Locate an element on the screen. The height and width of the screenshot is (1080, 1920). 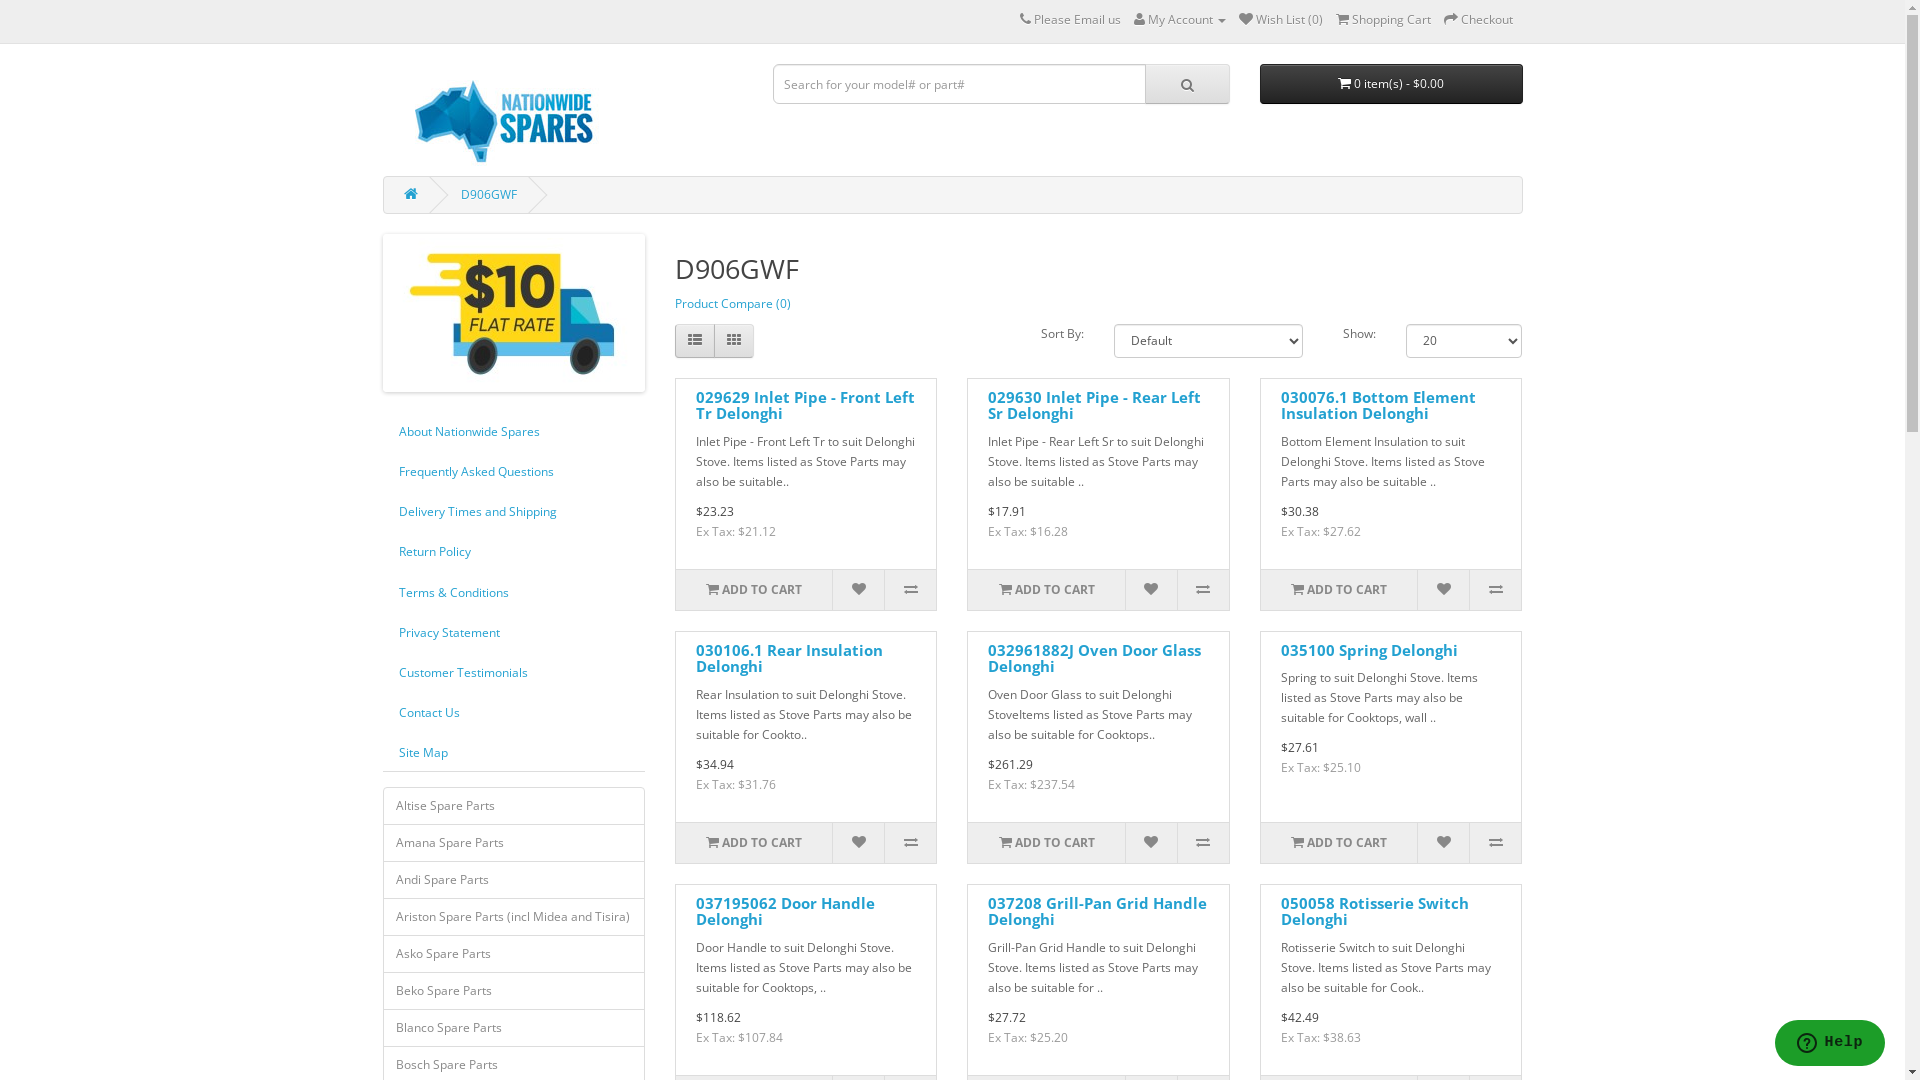
'Frequently Asked Questions' is located at coordinates (512, 471).